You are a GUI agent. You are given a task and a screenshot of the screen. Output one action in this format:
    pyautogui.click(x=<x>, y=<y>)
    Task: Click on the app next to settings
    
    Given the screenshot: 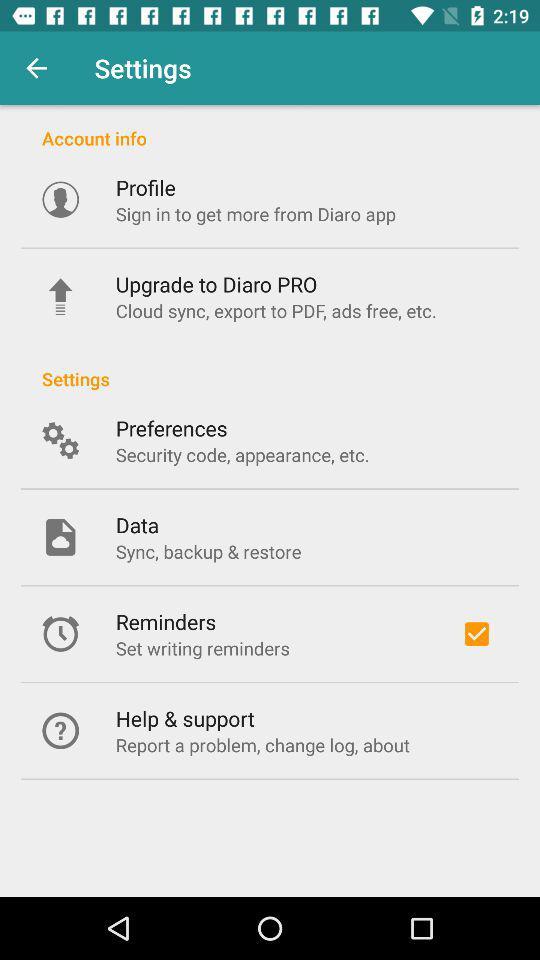 What is the action you would take?
    pyautogui.click(x=36, y=68)
    